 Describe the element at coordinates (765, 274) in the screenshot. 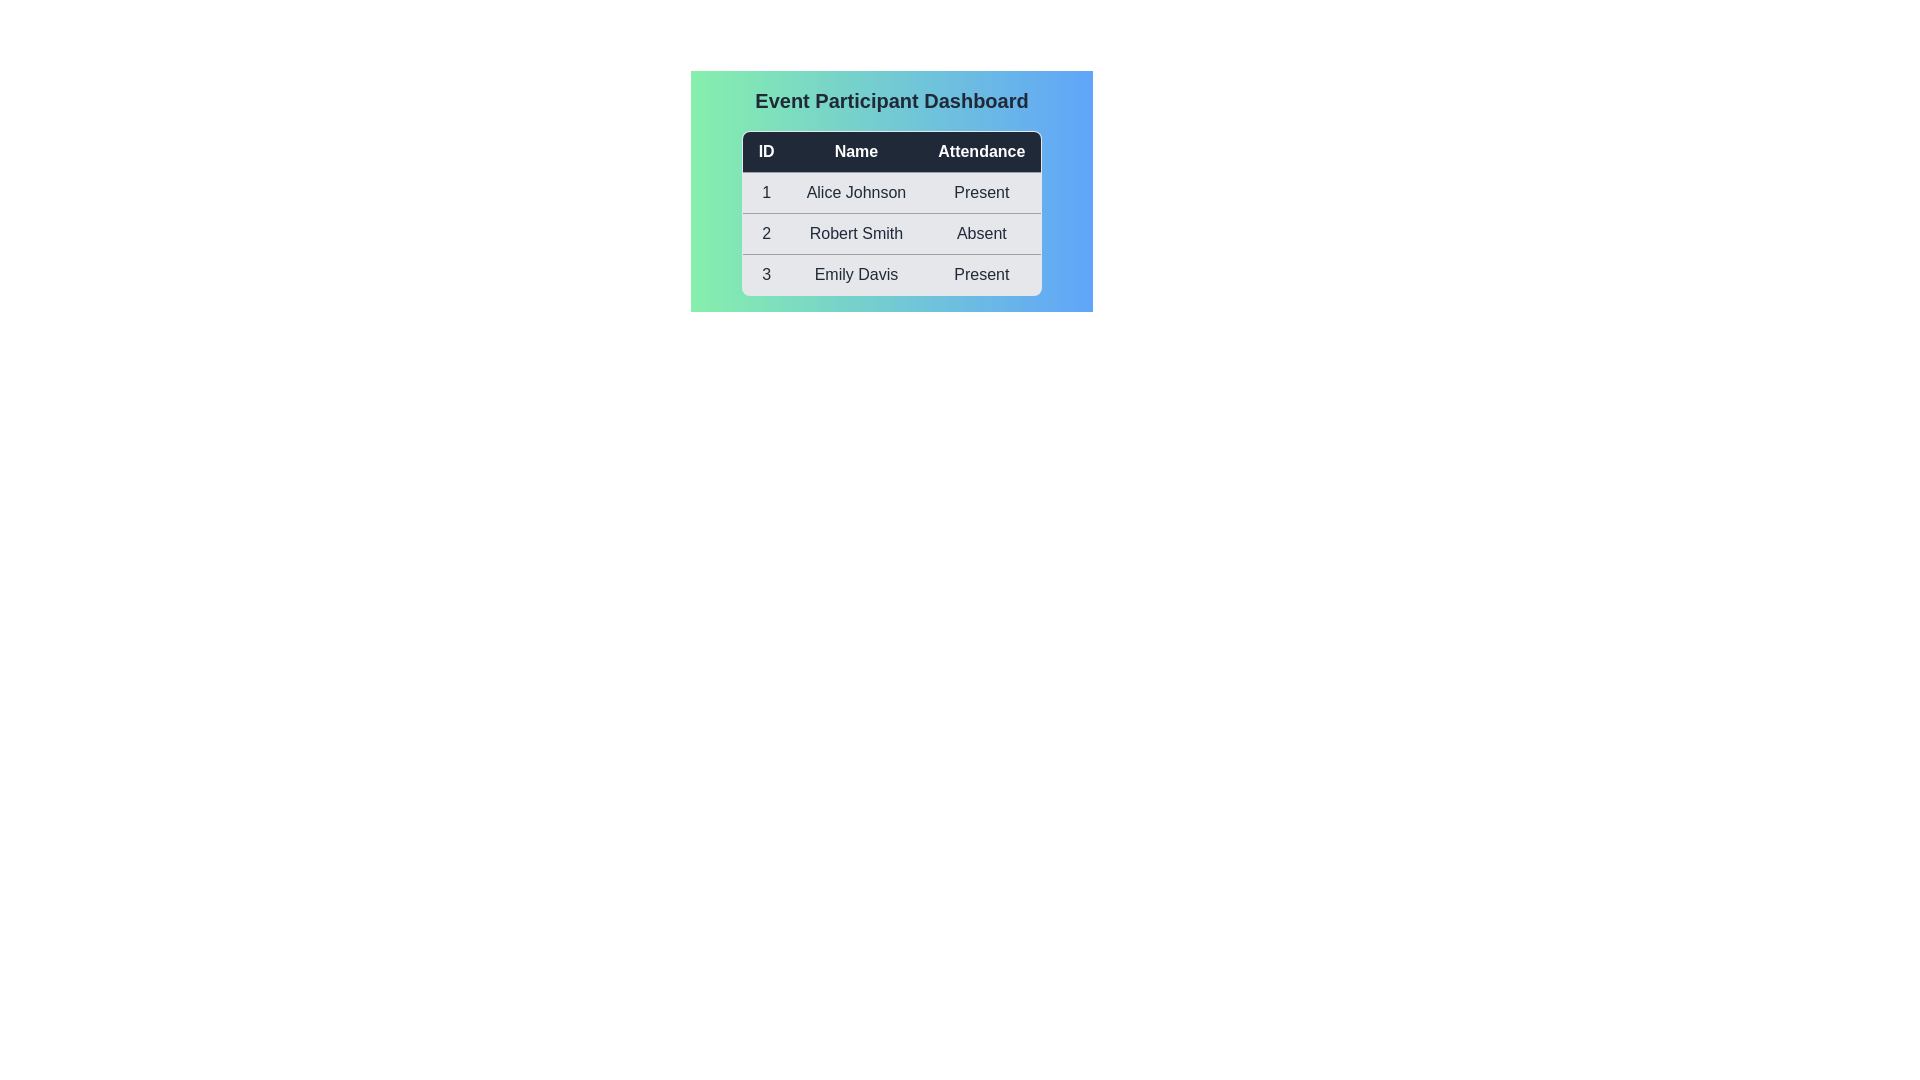

I see `the Static Table Cell containing the number '3', which is the first cell in the third row of the table layout under the 'ID' column header` at that location.